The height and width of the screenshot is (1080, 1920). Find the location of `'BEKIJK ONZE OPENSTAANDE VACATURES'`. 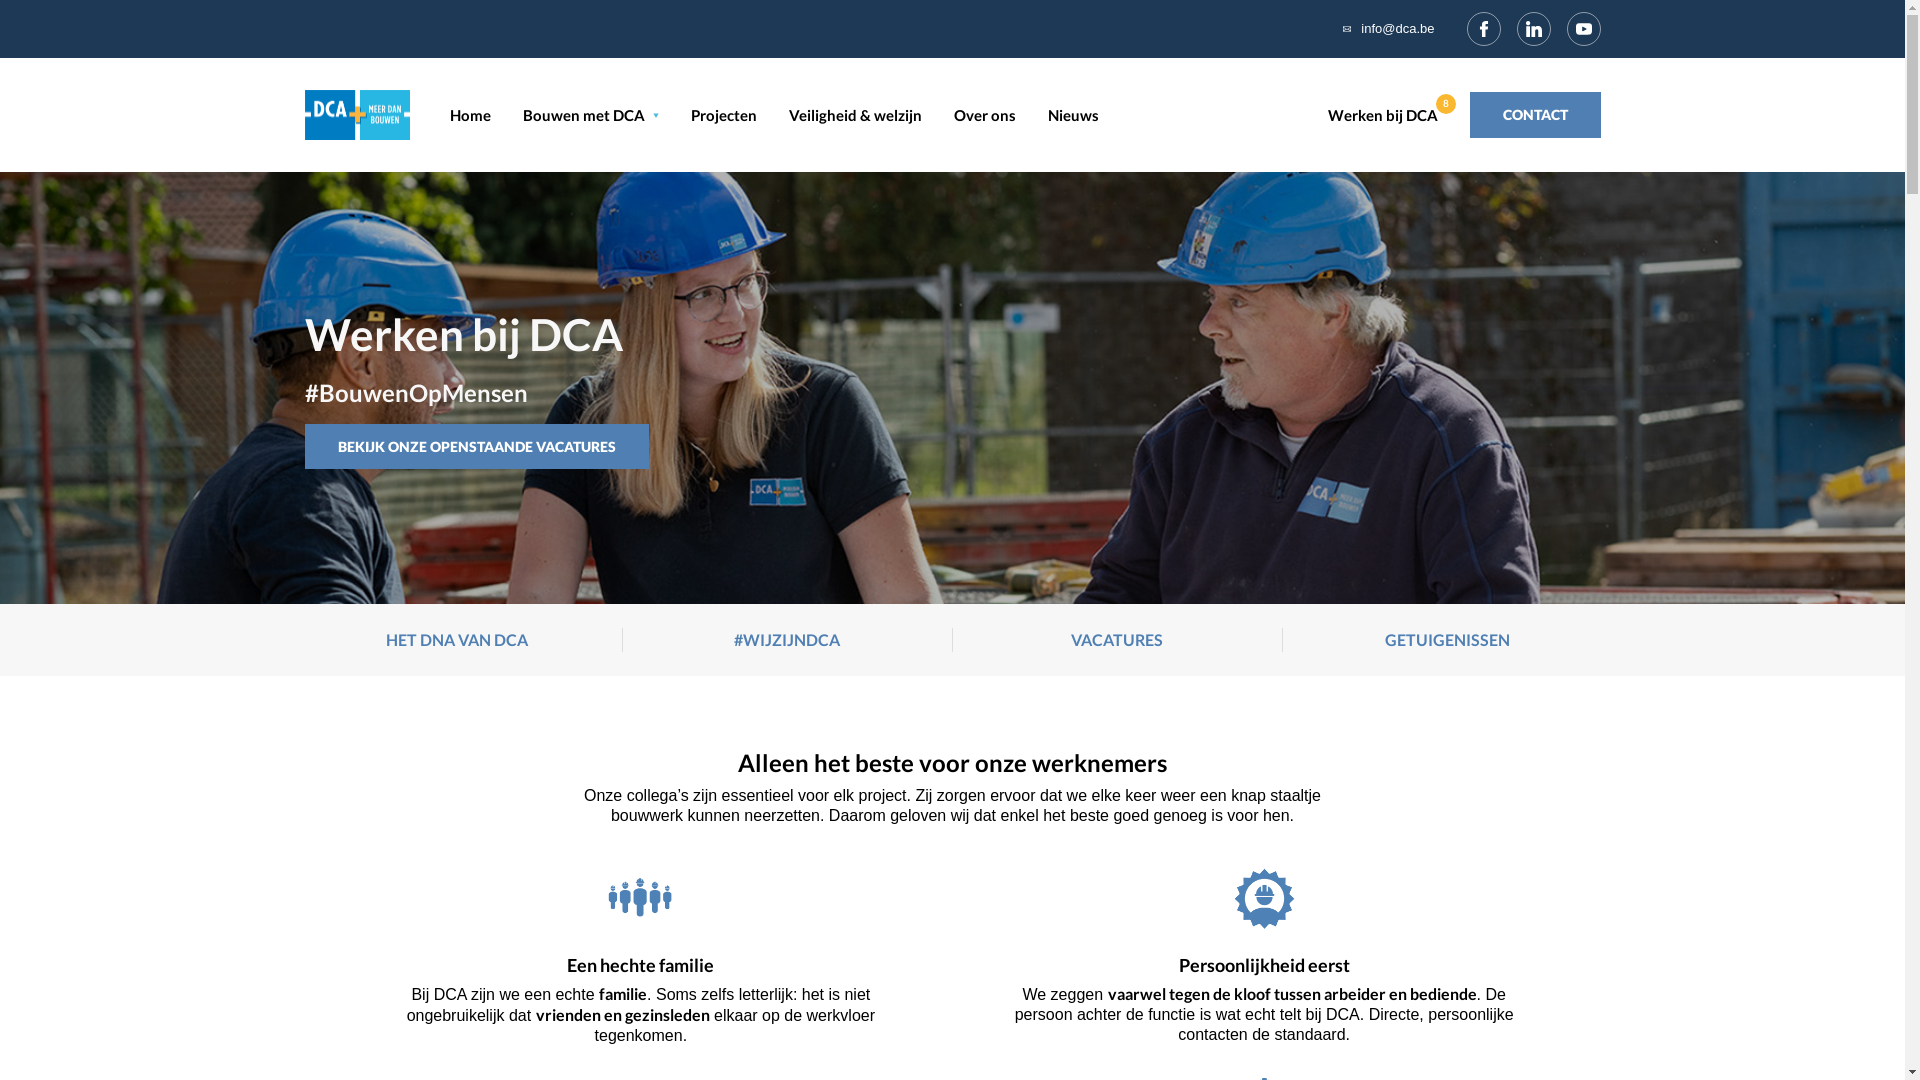

'BEKIJK ONZE OPENSTAANDE VACATURES' is located at coordinates (474, 446).